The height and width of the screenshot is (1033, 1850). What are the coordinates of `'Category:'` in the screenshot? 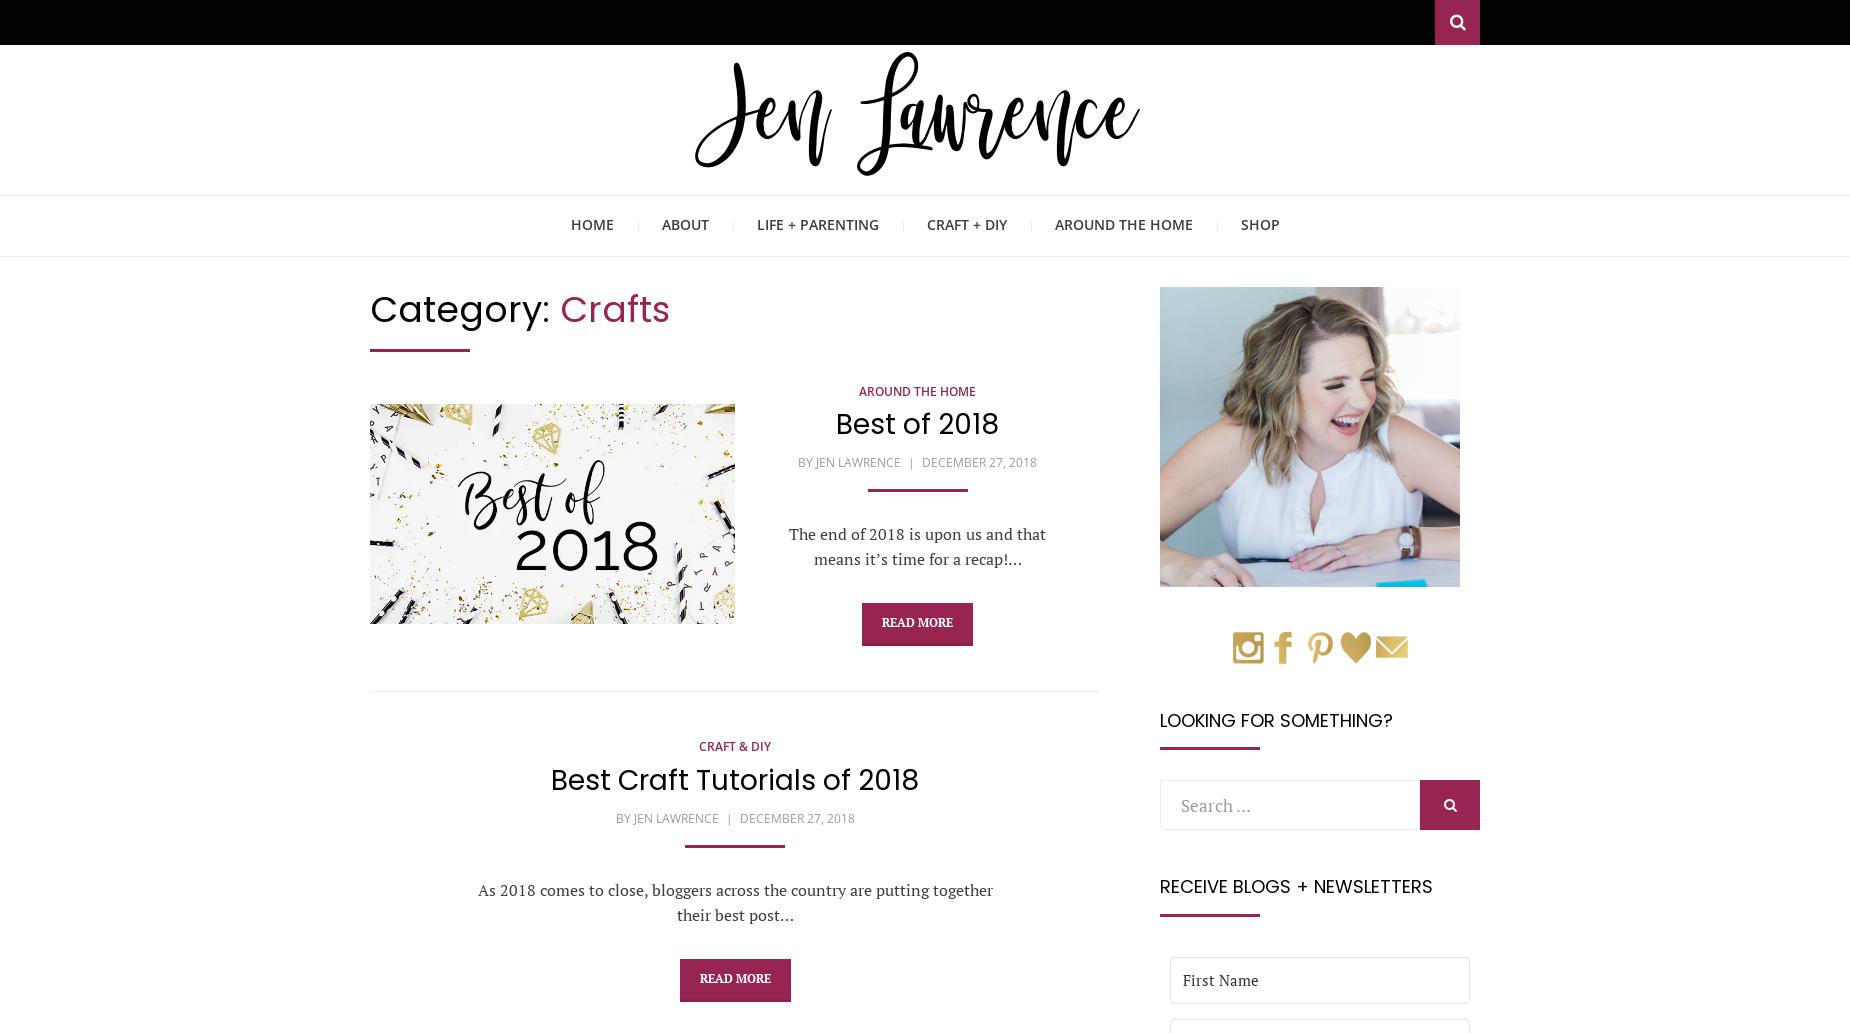 It's located at (465, 307).